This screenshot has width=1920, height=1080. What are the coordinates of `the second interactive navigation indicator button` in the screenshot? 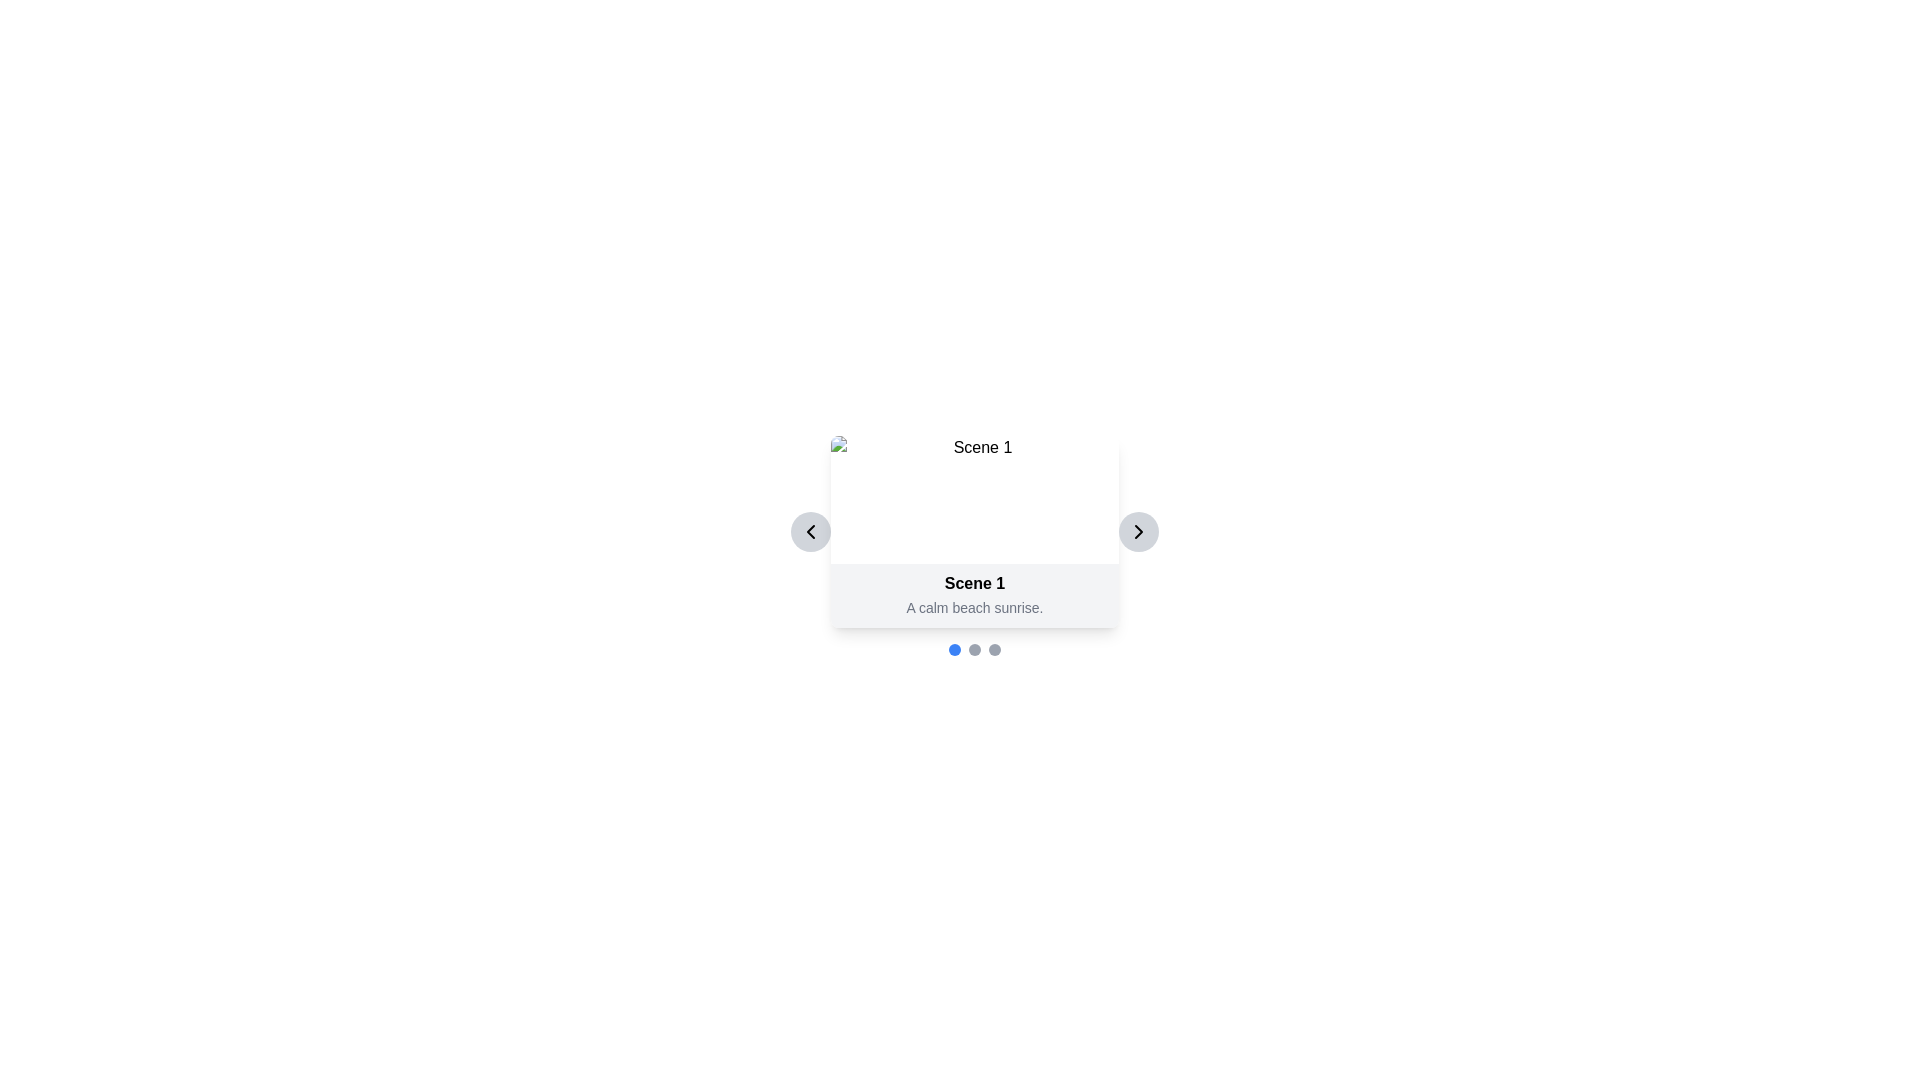 It's located at (974, 650).